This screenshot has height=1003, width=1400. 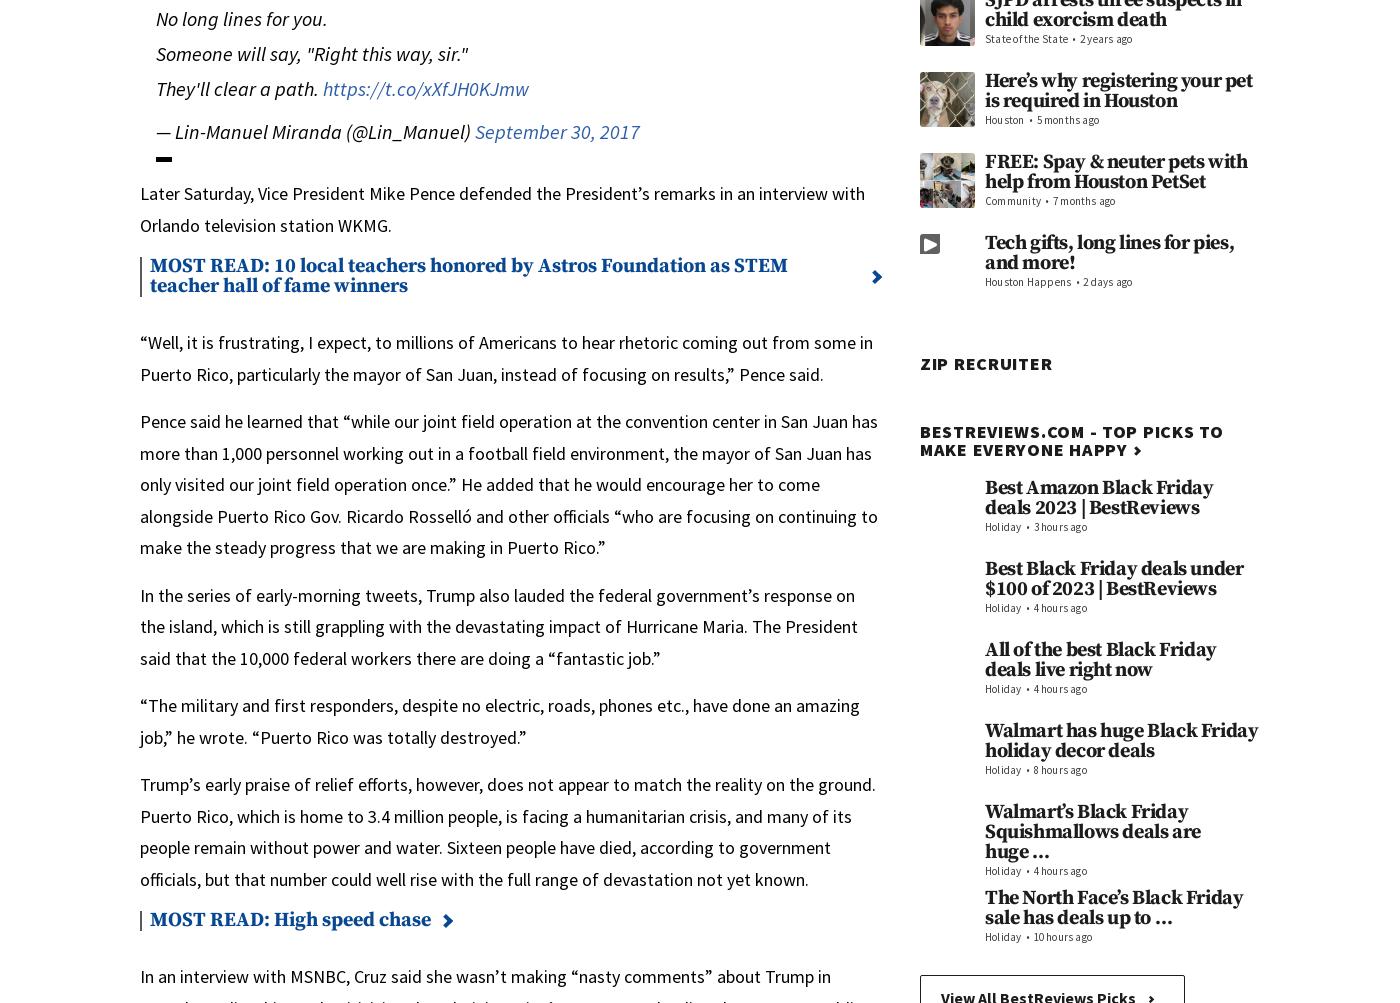 I want to click on '2 years ago', so click(x=1078, y=39).